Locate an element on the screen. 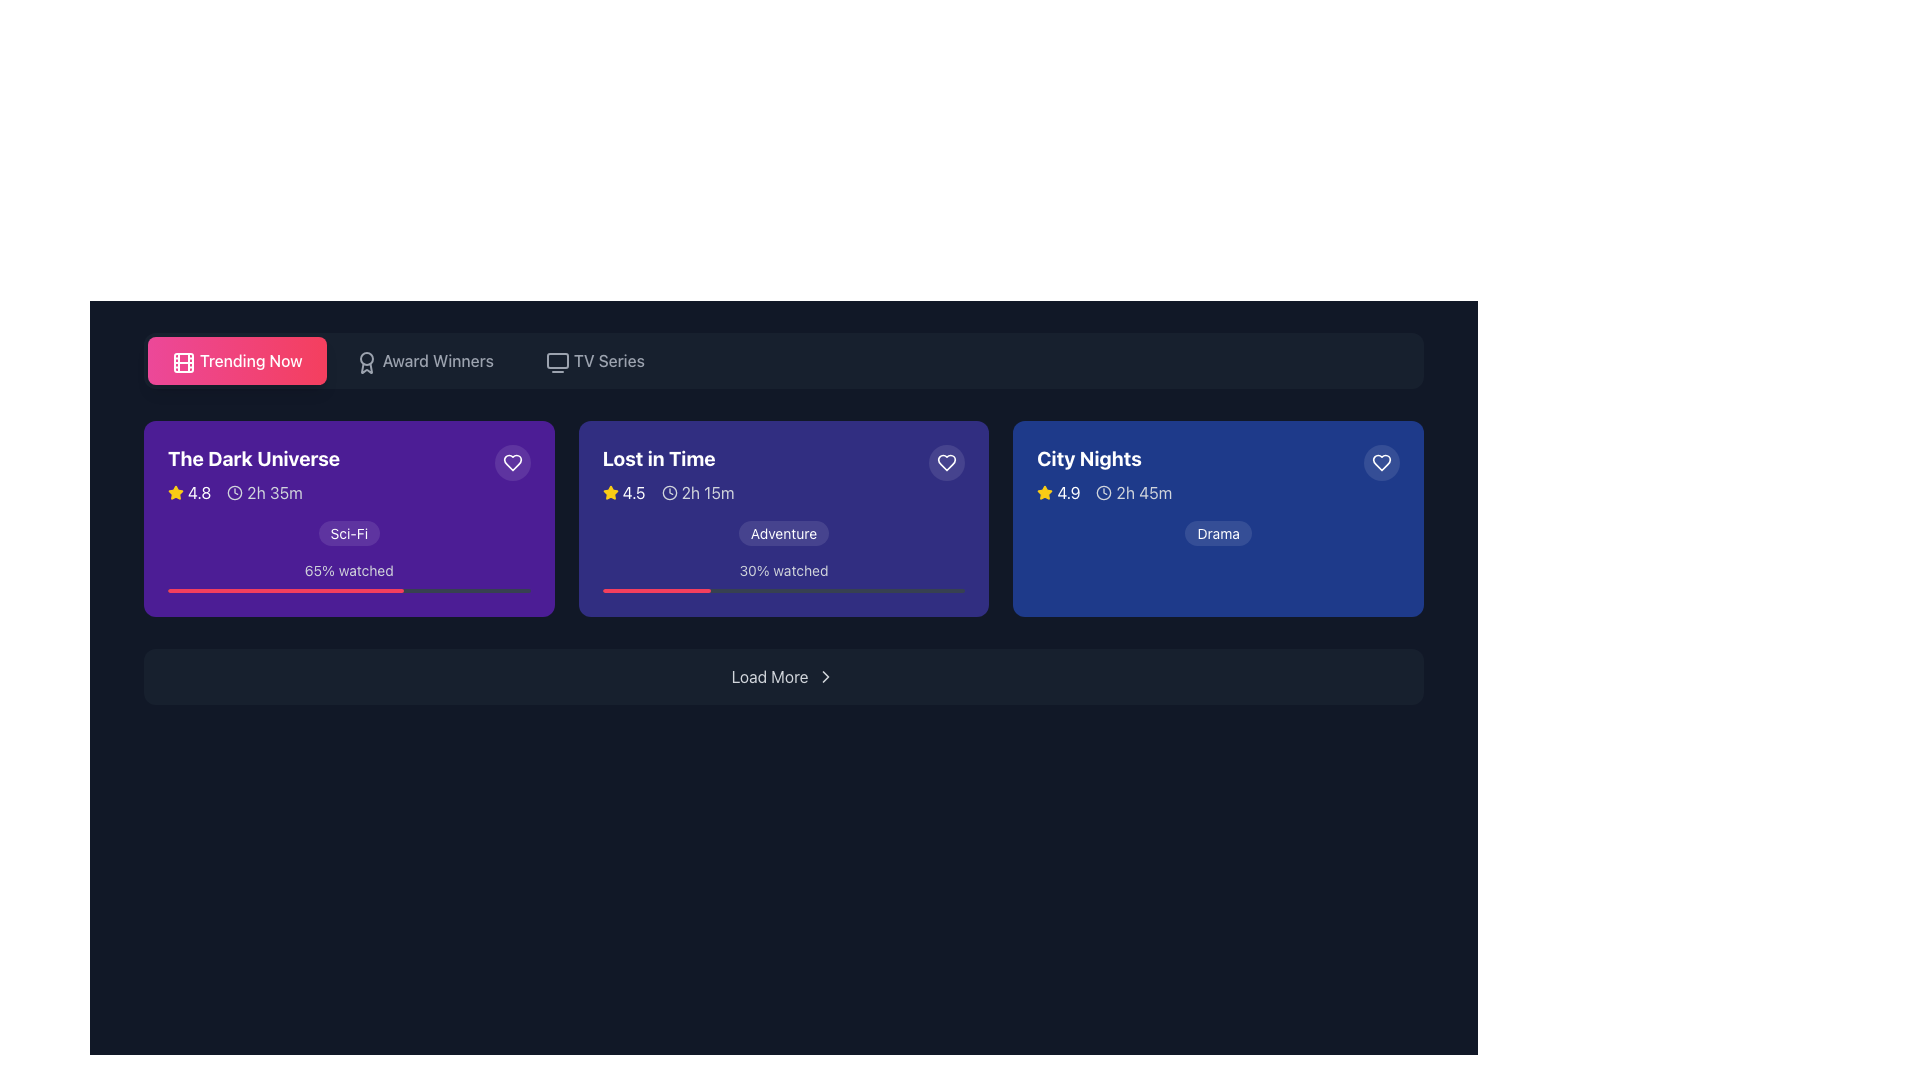 This screenshot has height=1080, width=1920. the 'Load More' button, which is a rectangular button with rounded corners, dark gray background, and light gray text that changes to white on hover is located at coordinates (782, 676).